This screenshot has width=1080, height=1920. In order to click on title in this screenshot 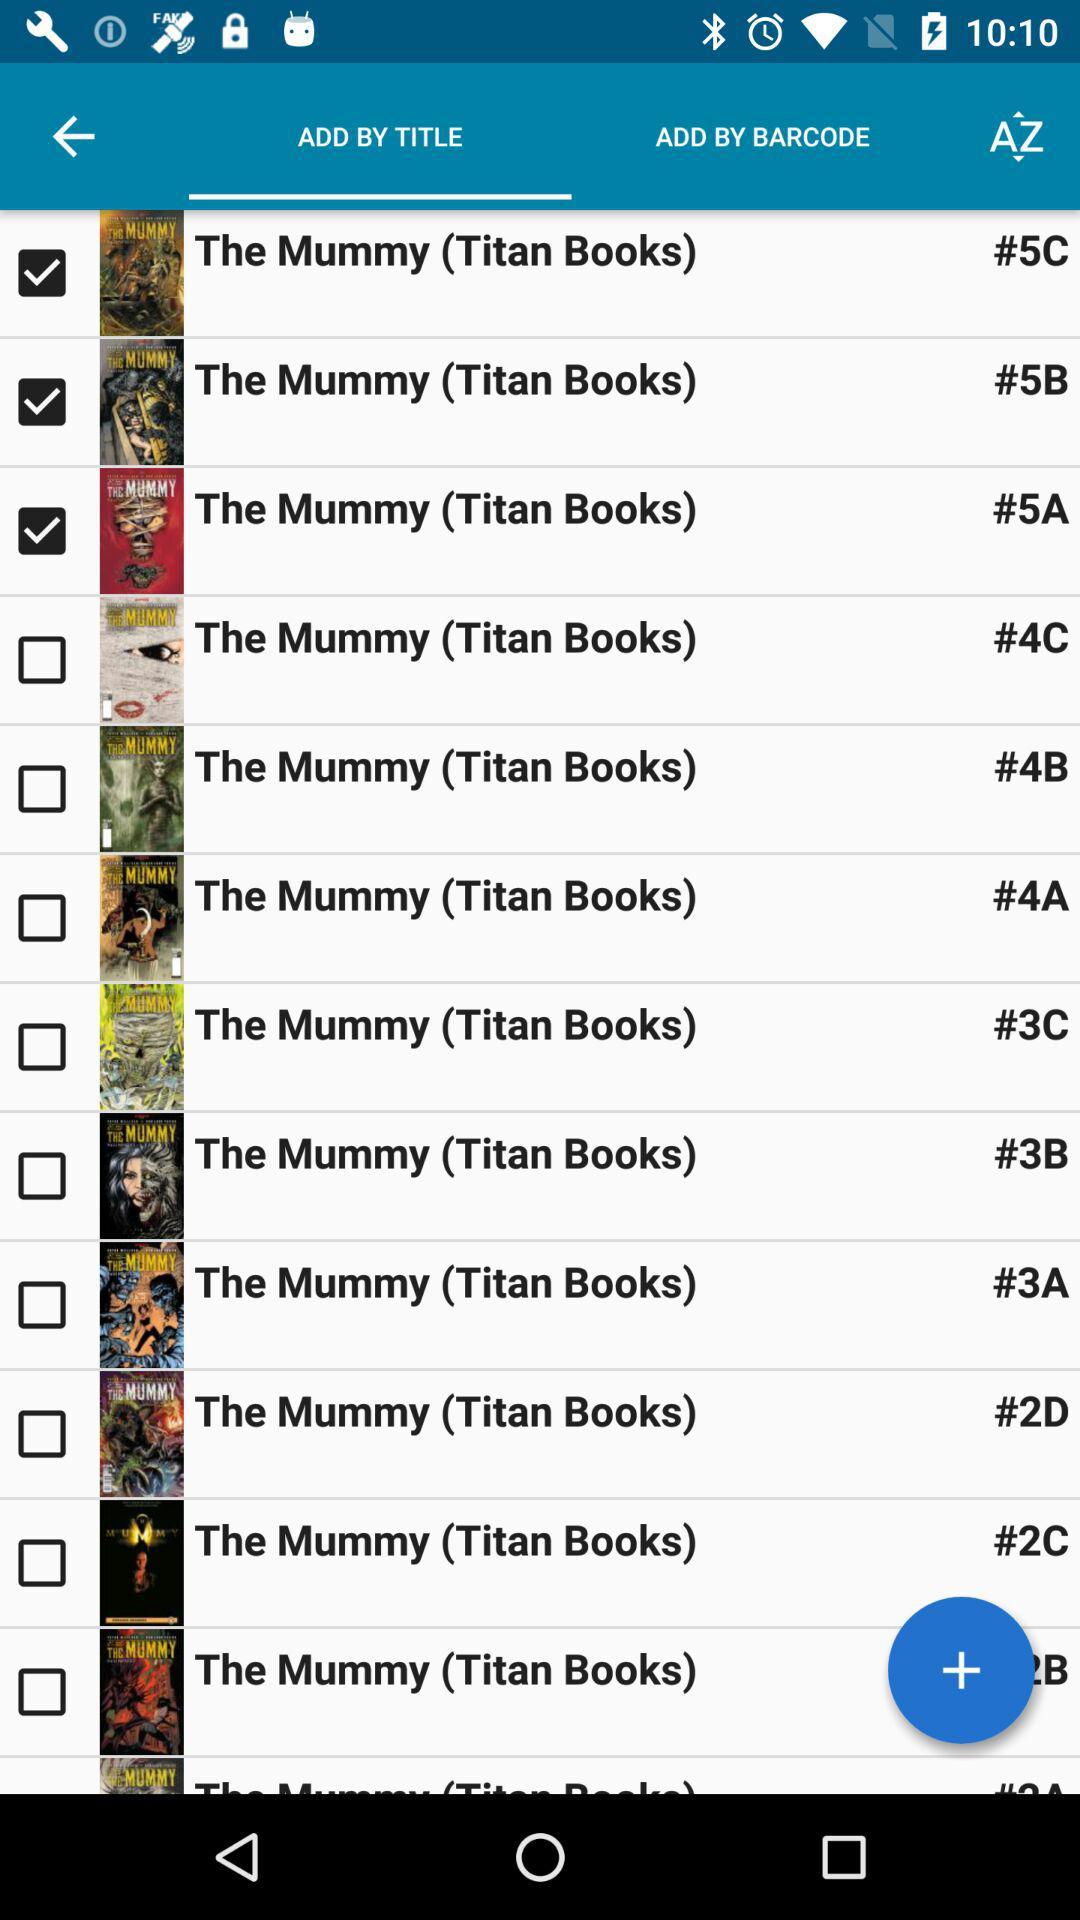, I will do `click(48, 401)`.